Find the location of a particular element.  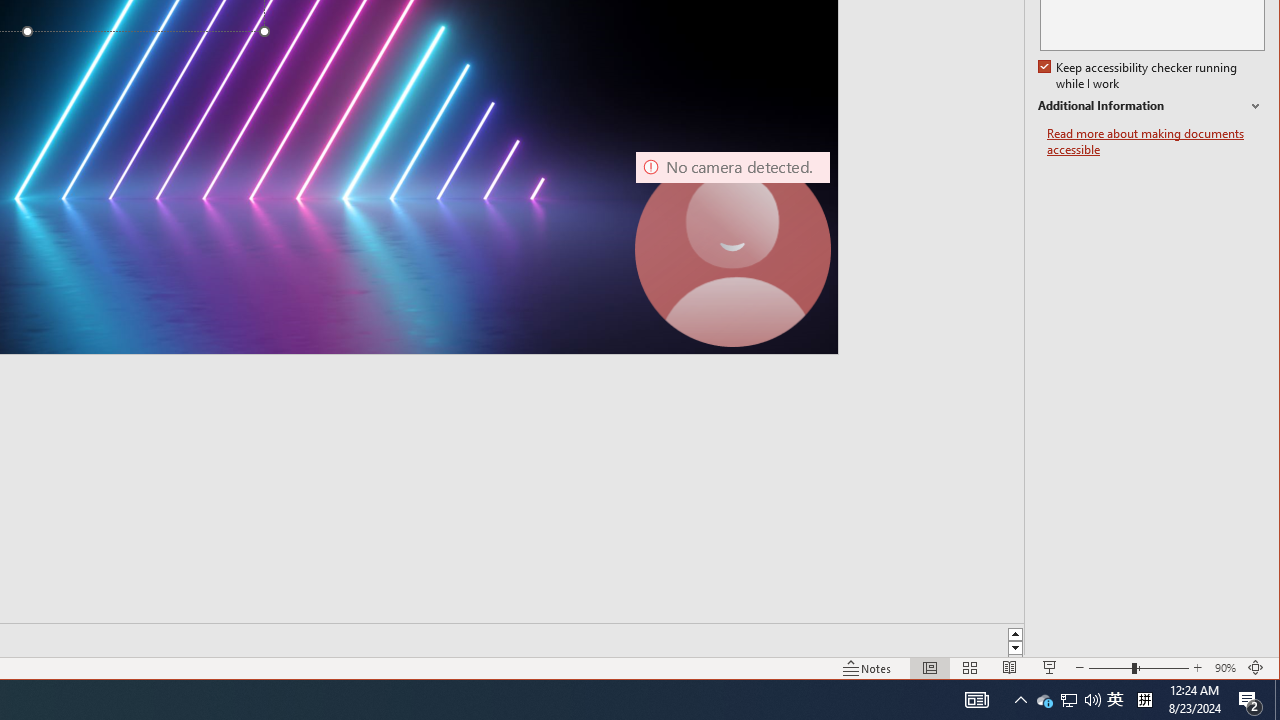

'Camera 7, No camera detected.' is located at coordinates (731, 248).